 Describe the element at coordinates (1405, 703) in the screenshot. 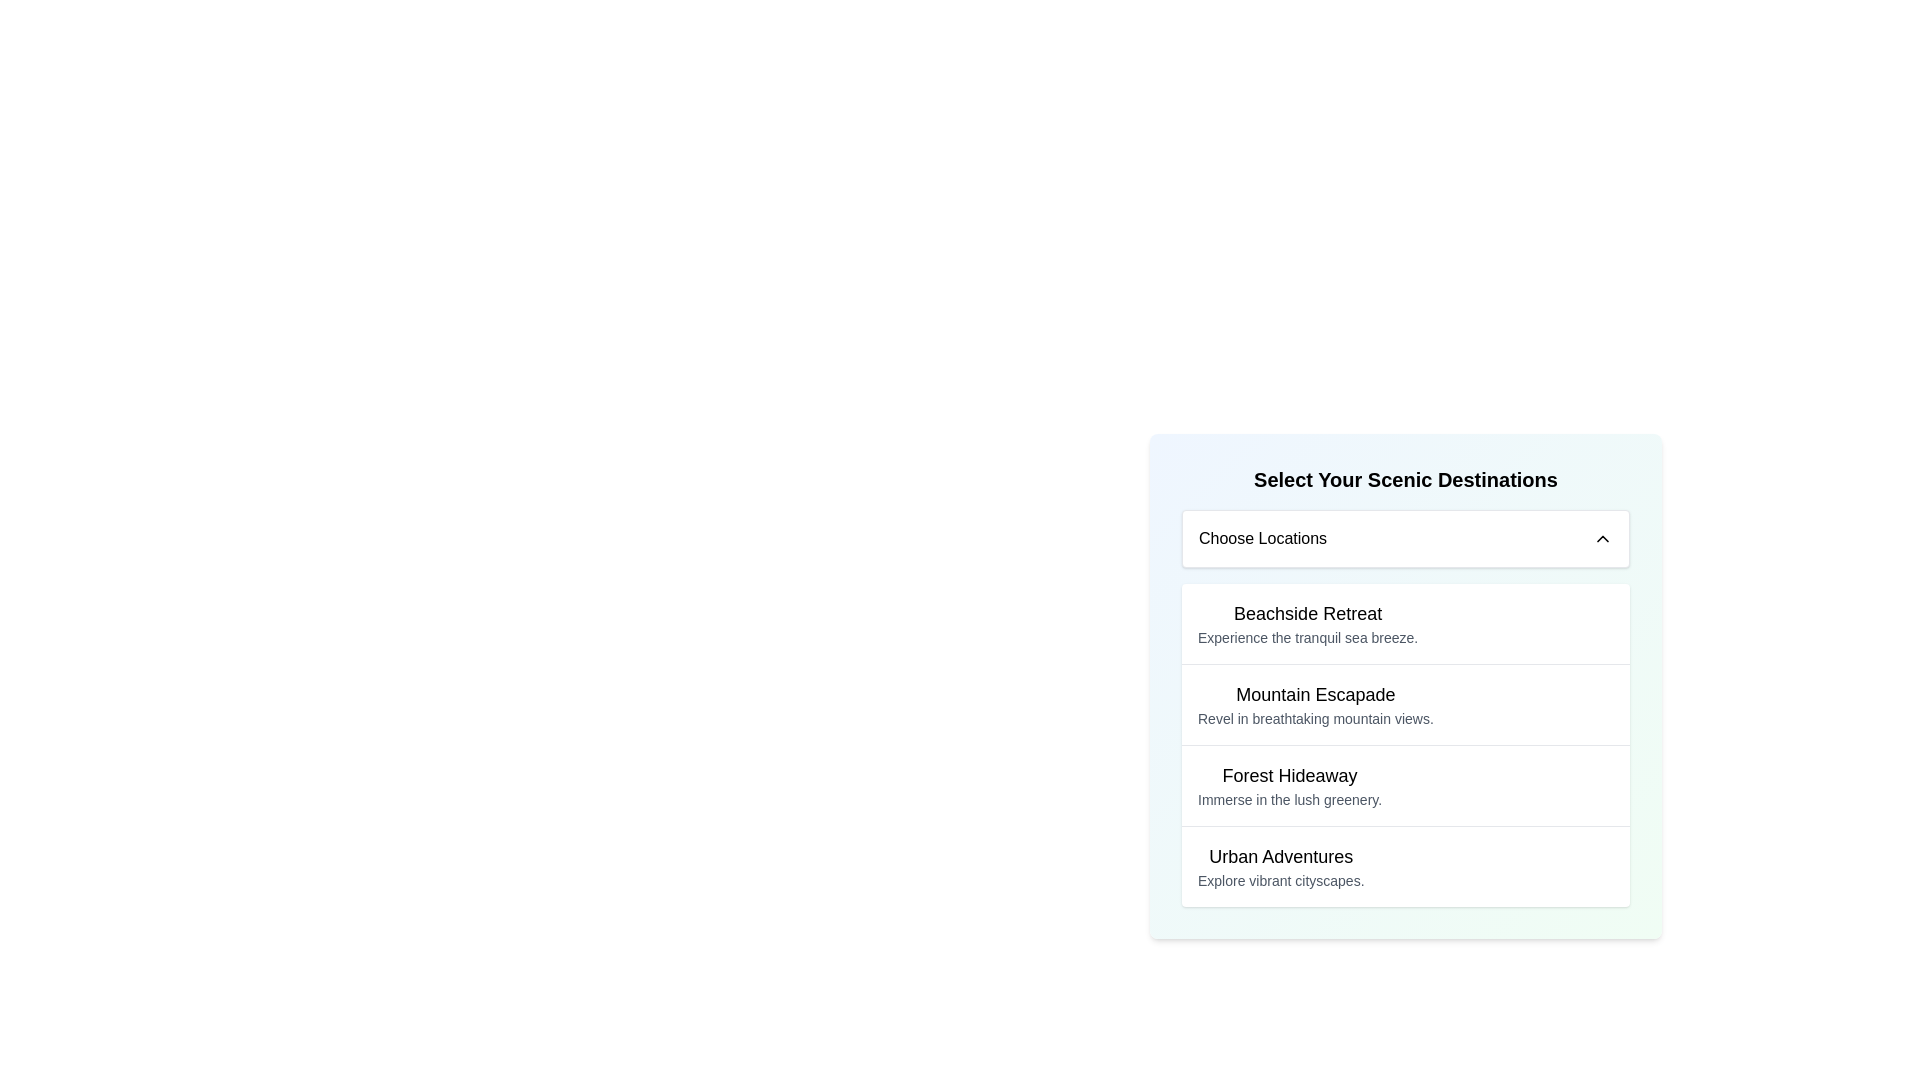

I see `the selectable list item for 'Mountain Escapade', which is the second option in the list of scenic destinations` at that location.